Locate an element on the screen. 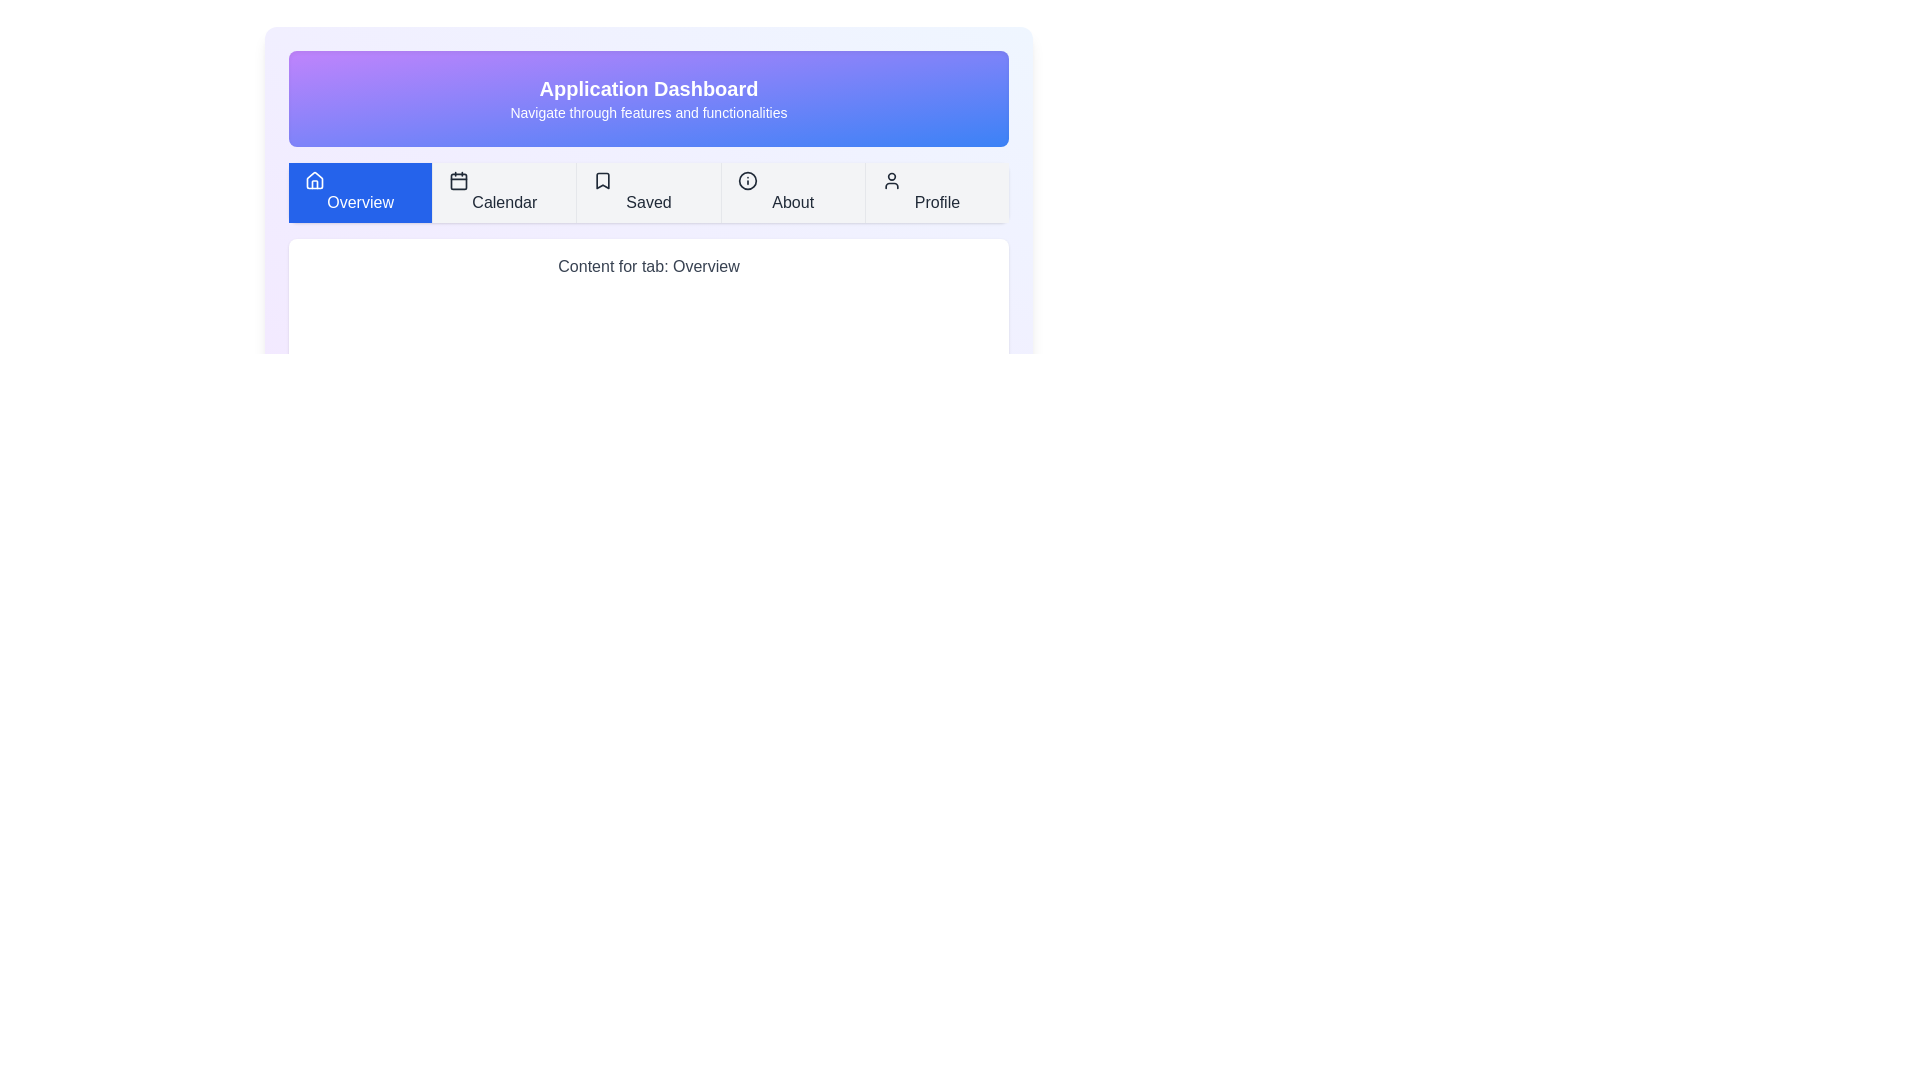 This screenshot has width=1920, height=1080. the 'Saved' tab in the navigation bar is located at coordinates (648, 192).